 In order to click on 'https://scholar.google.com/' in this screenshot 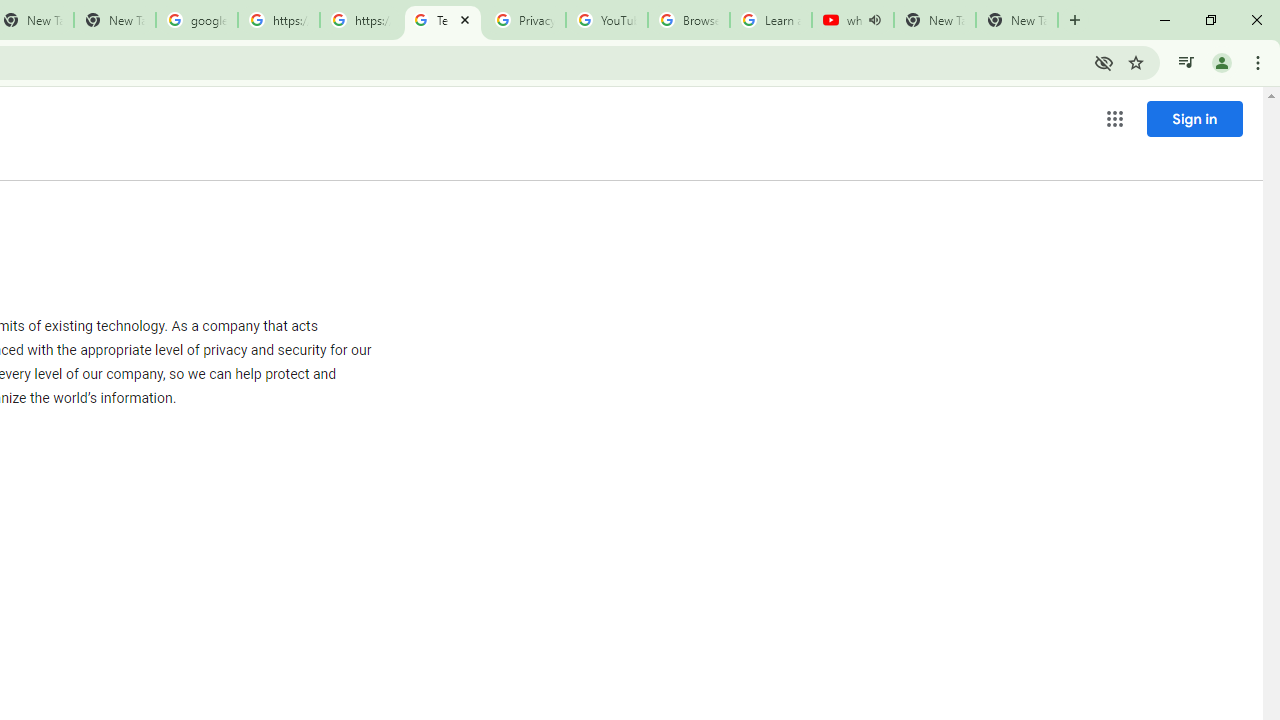, I will do `click(360, 20)`.